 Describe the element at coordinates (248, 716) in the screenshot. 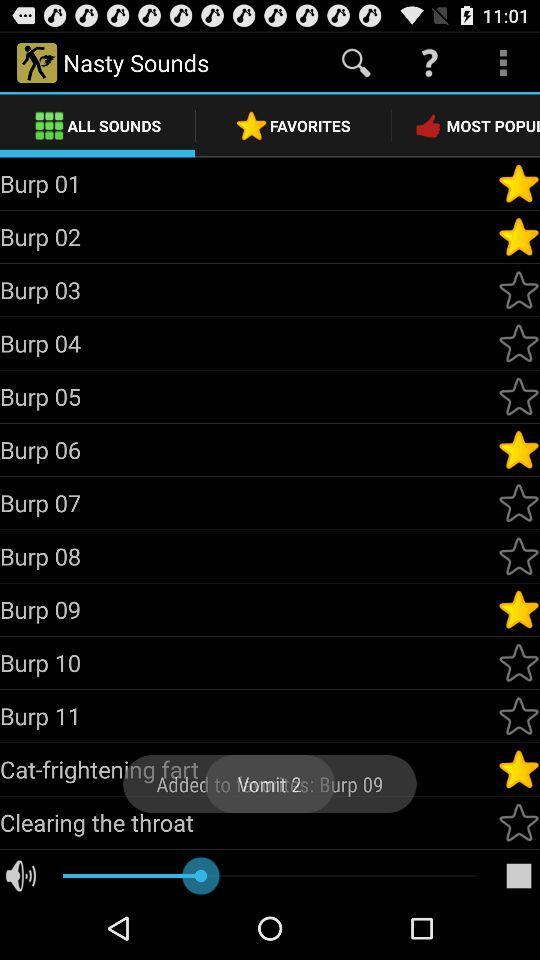

I see `burp 11` at that location.